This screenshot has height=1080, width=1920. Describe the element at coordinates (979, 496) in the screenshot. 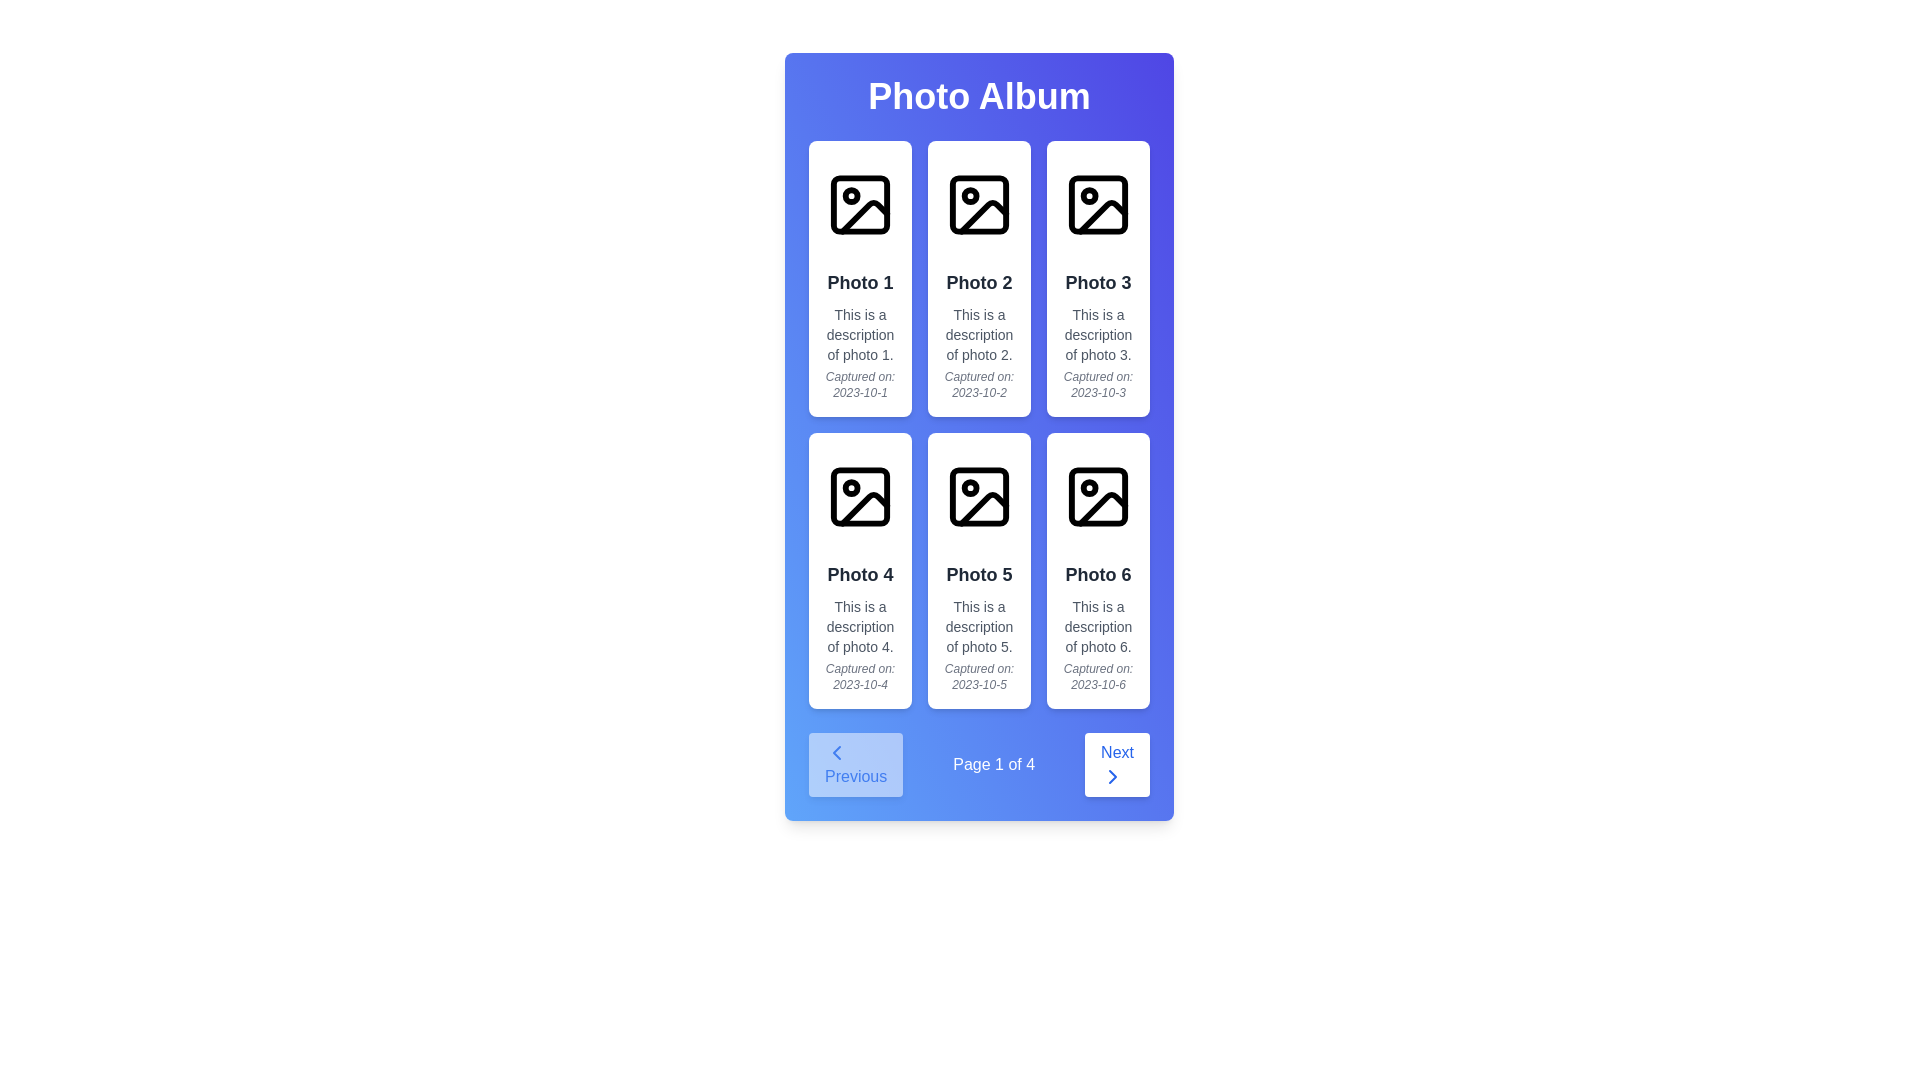

I see `the visual decoration within the image icon representing 'Photo 5' located in the second row and second column of the grid layout` at that location.